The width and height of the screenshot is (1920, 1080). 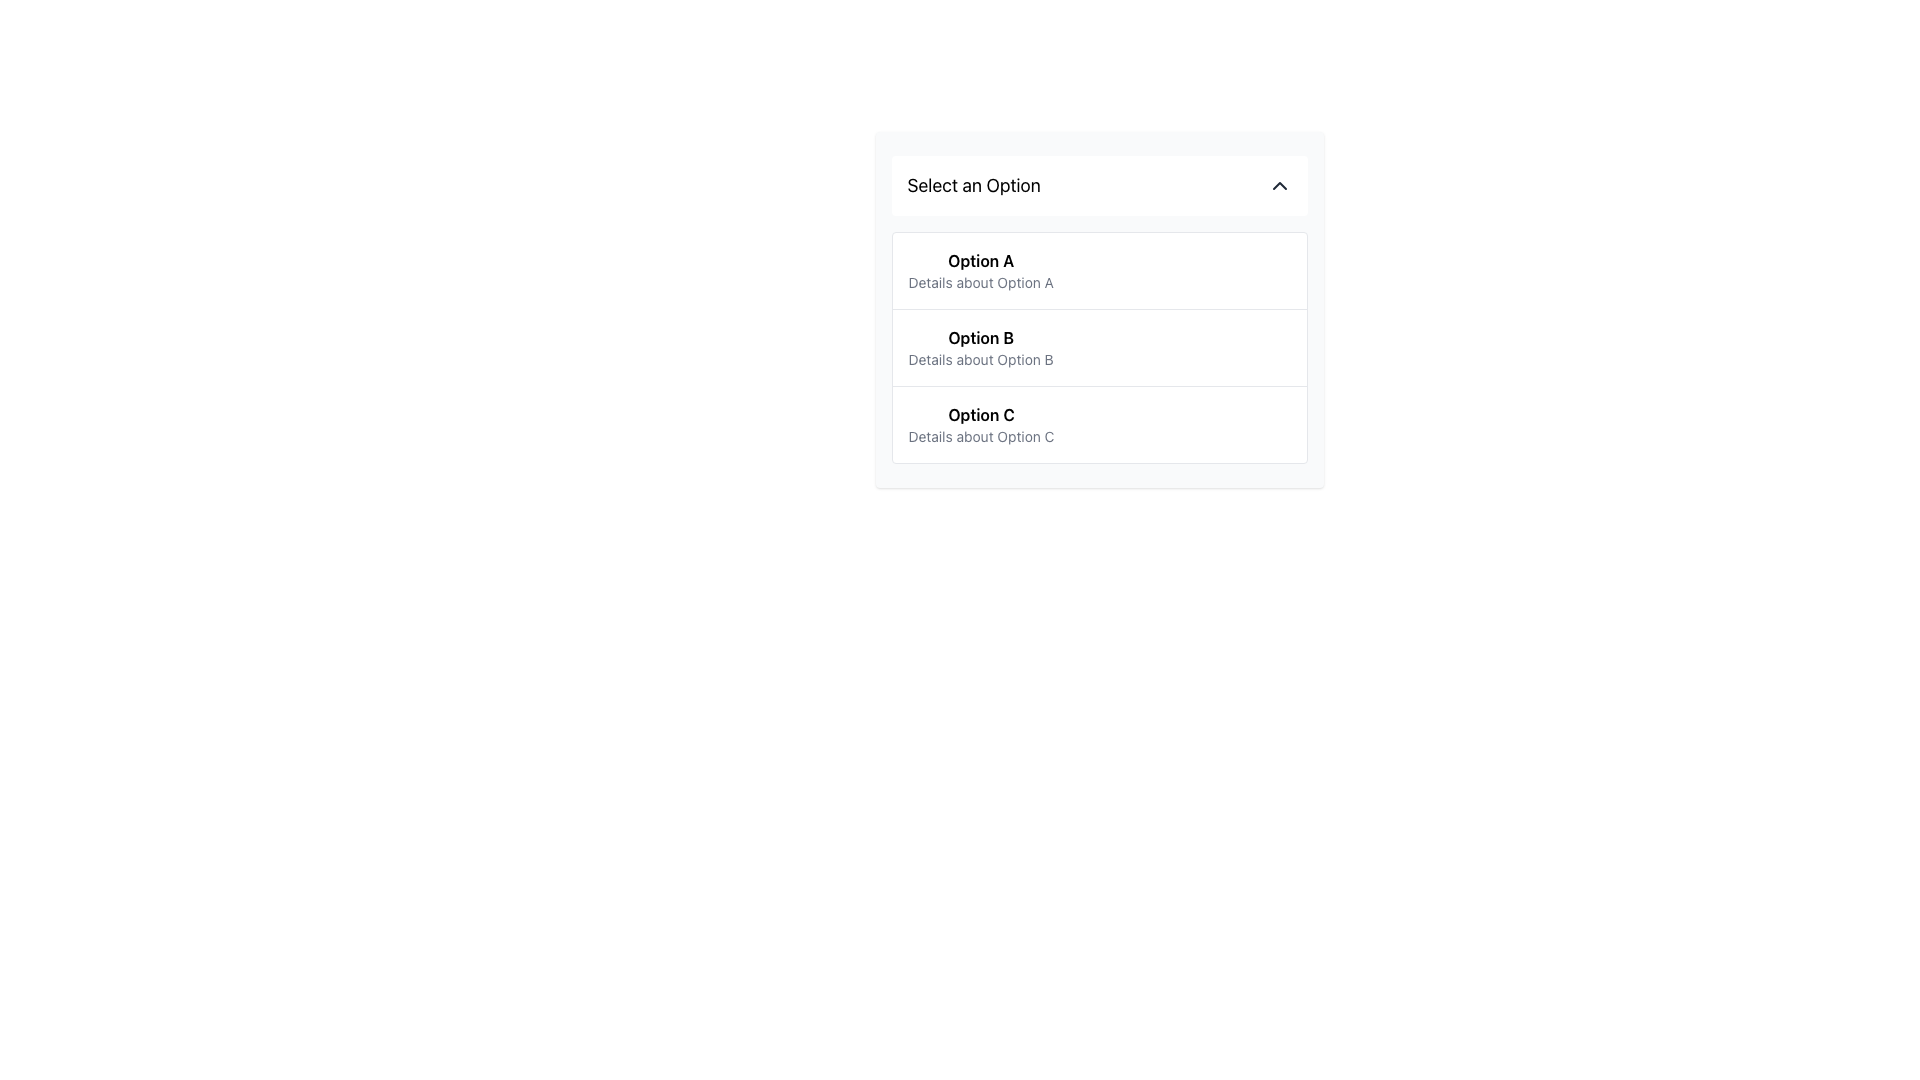 I want to click on the text label displaying 'Select an Option', which is styled in bold black text on a white background, located in the top-center of the dropdown module, so click(x=974, y=185).